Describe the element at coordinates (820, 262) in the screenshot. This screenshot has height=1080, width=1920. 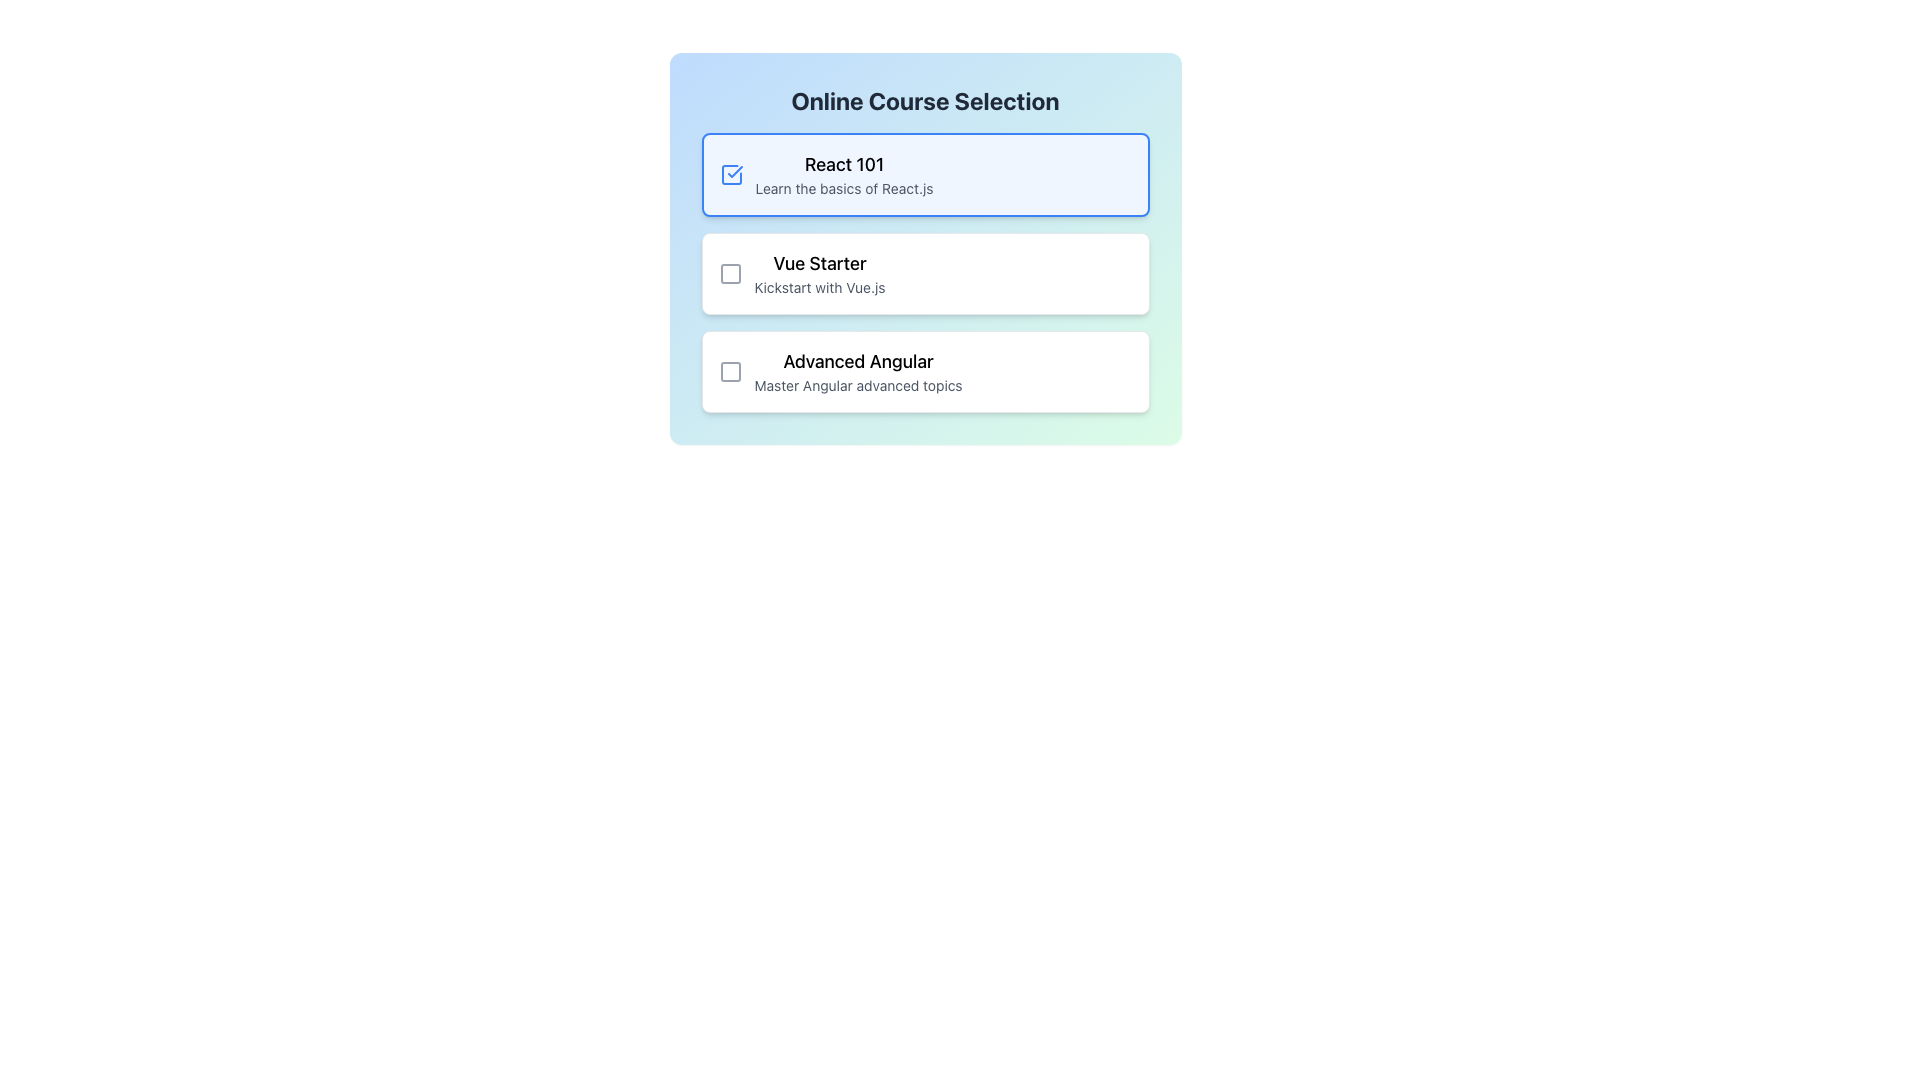
I see `the static text label titled 'Vue Starter' which is the primary title on the second card in the course selection interface` at that location.